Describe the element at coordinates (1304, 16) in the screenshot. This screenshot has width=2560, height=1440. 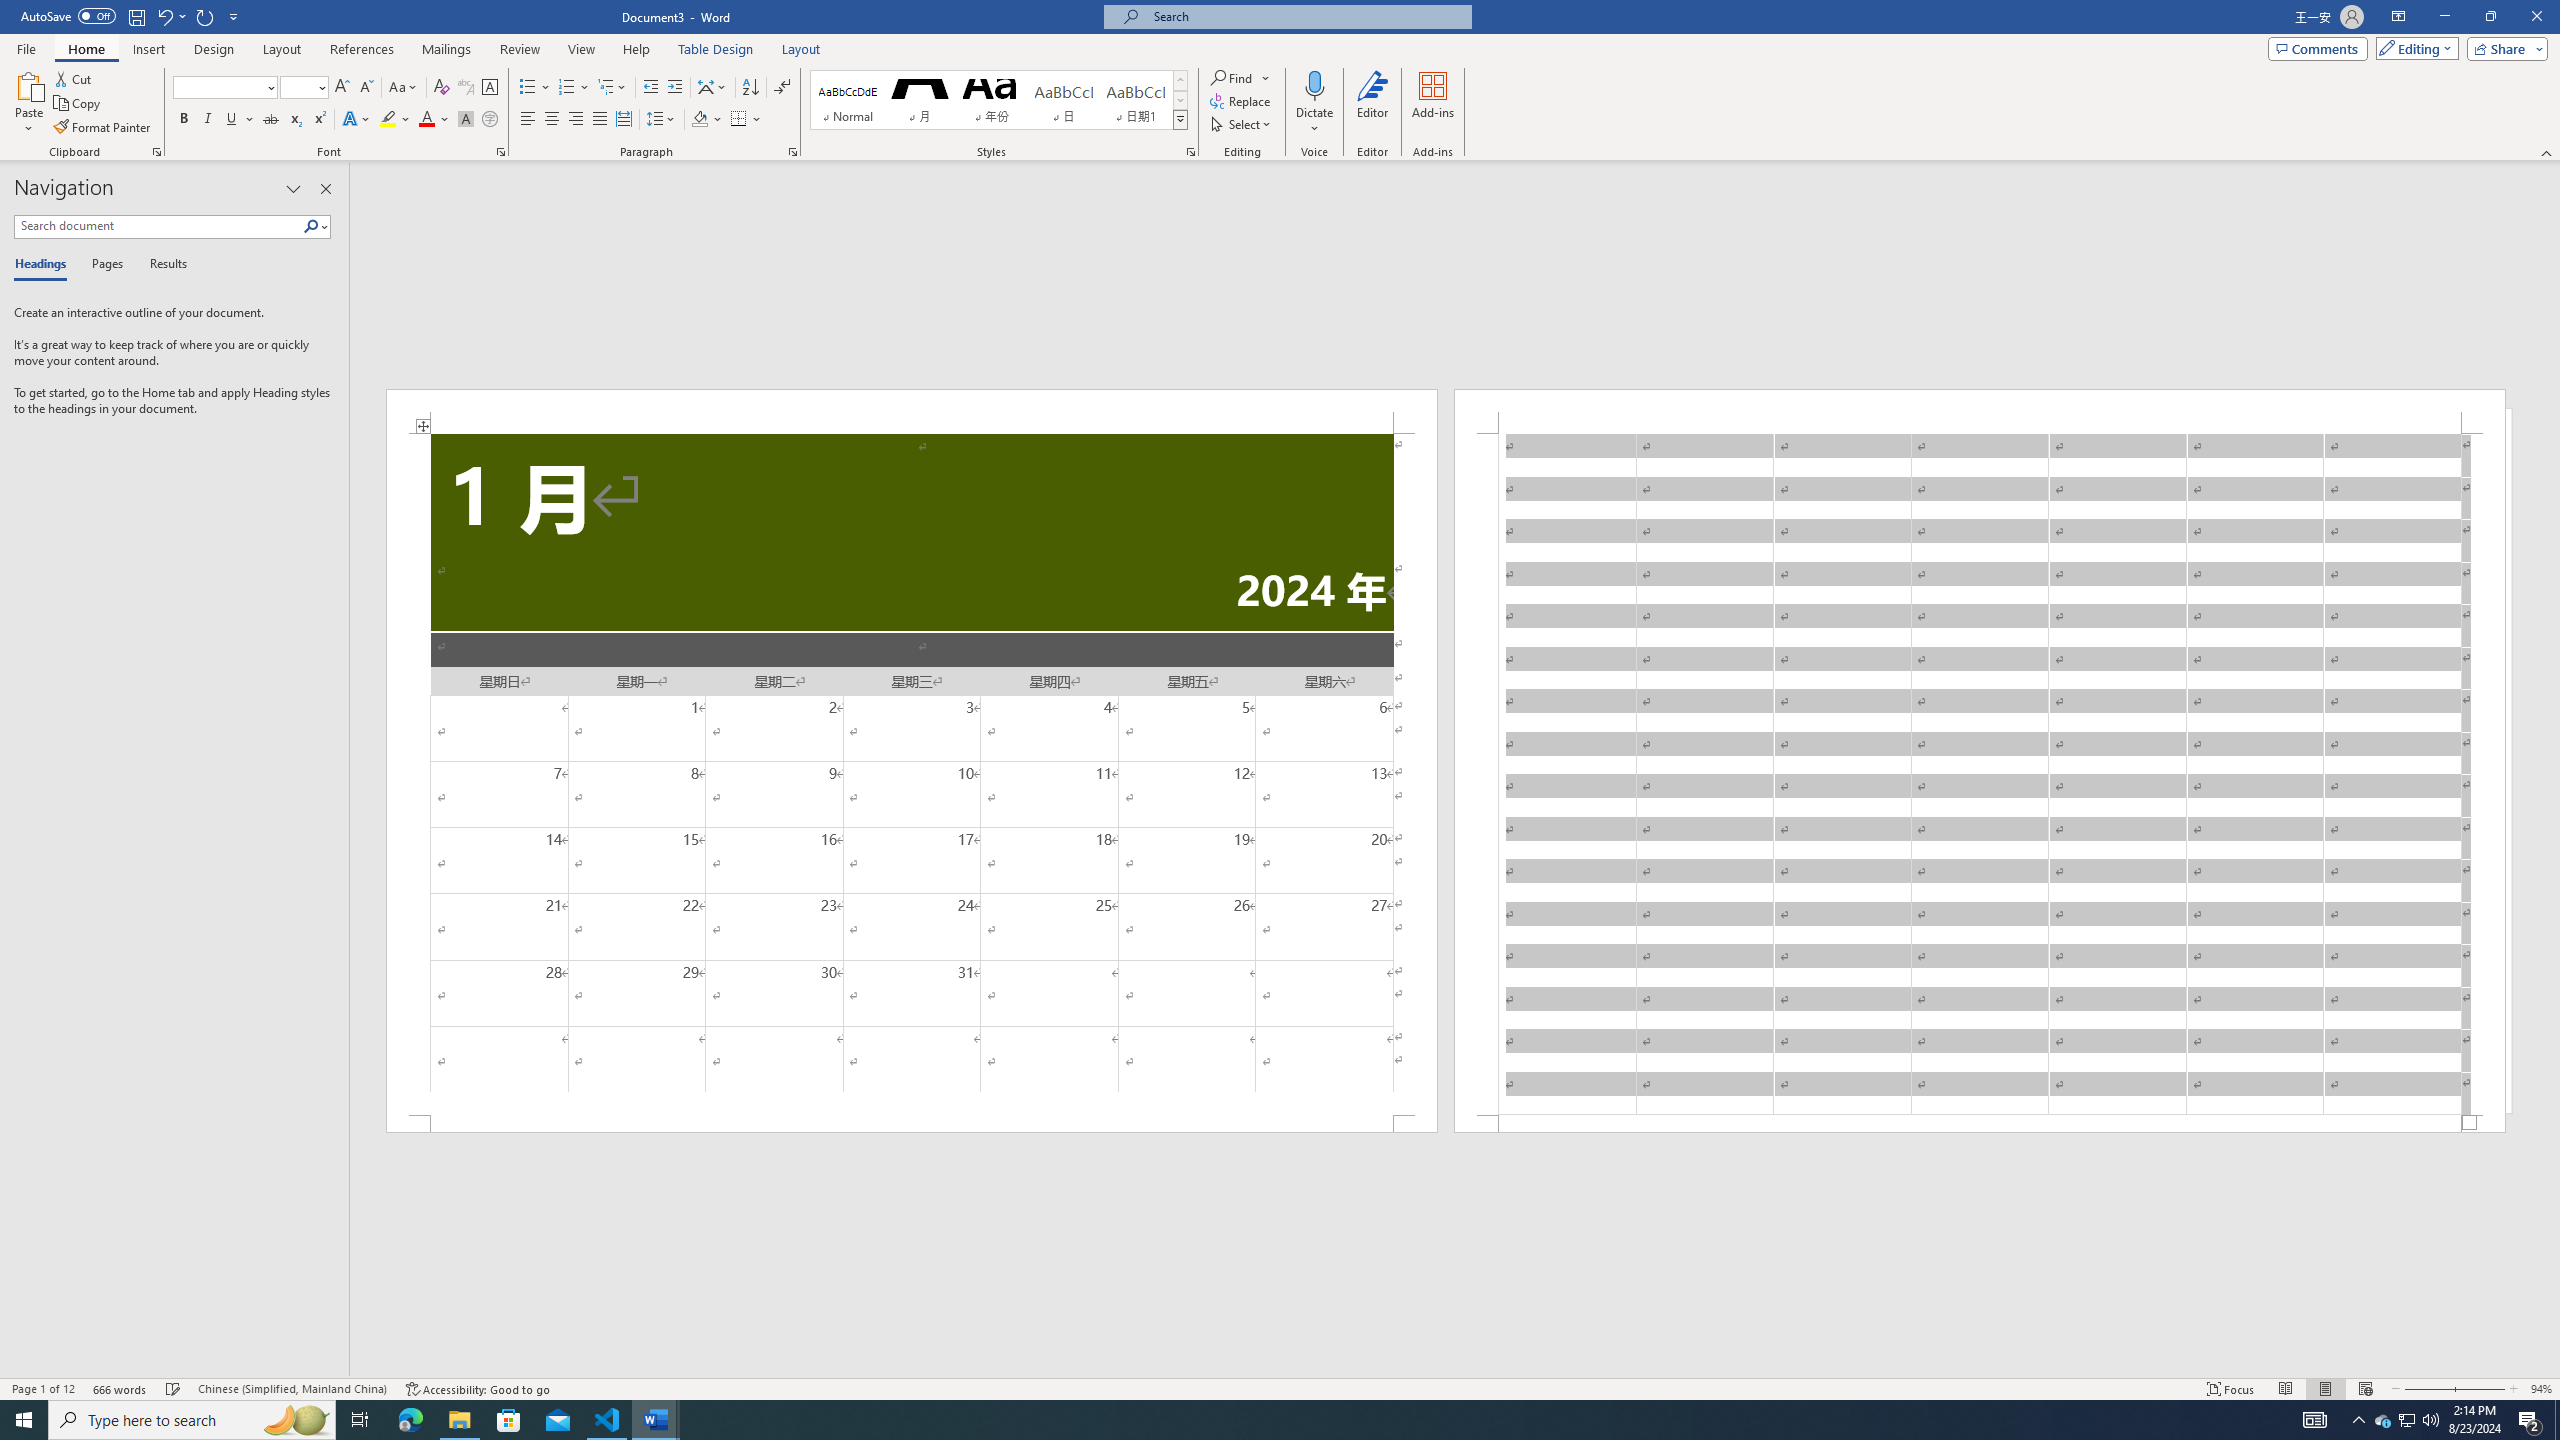
I see `'Microsoft search'` at that location.